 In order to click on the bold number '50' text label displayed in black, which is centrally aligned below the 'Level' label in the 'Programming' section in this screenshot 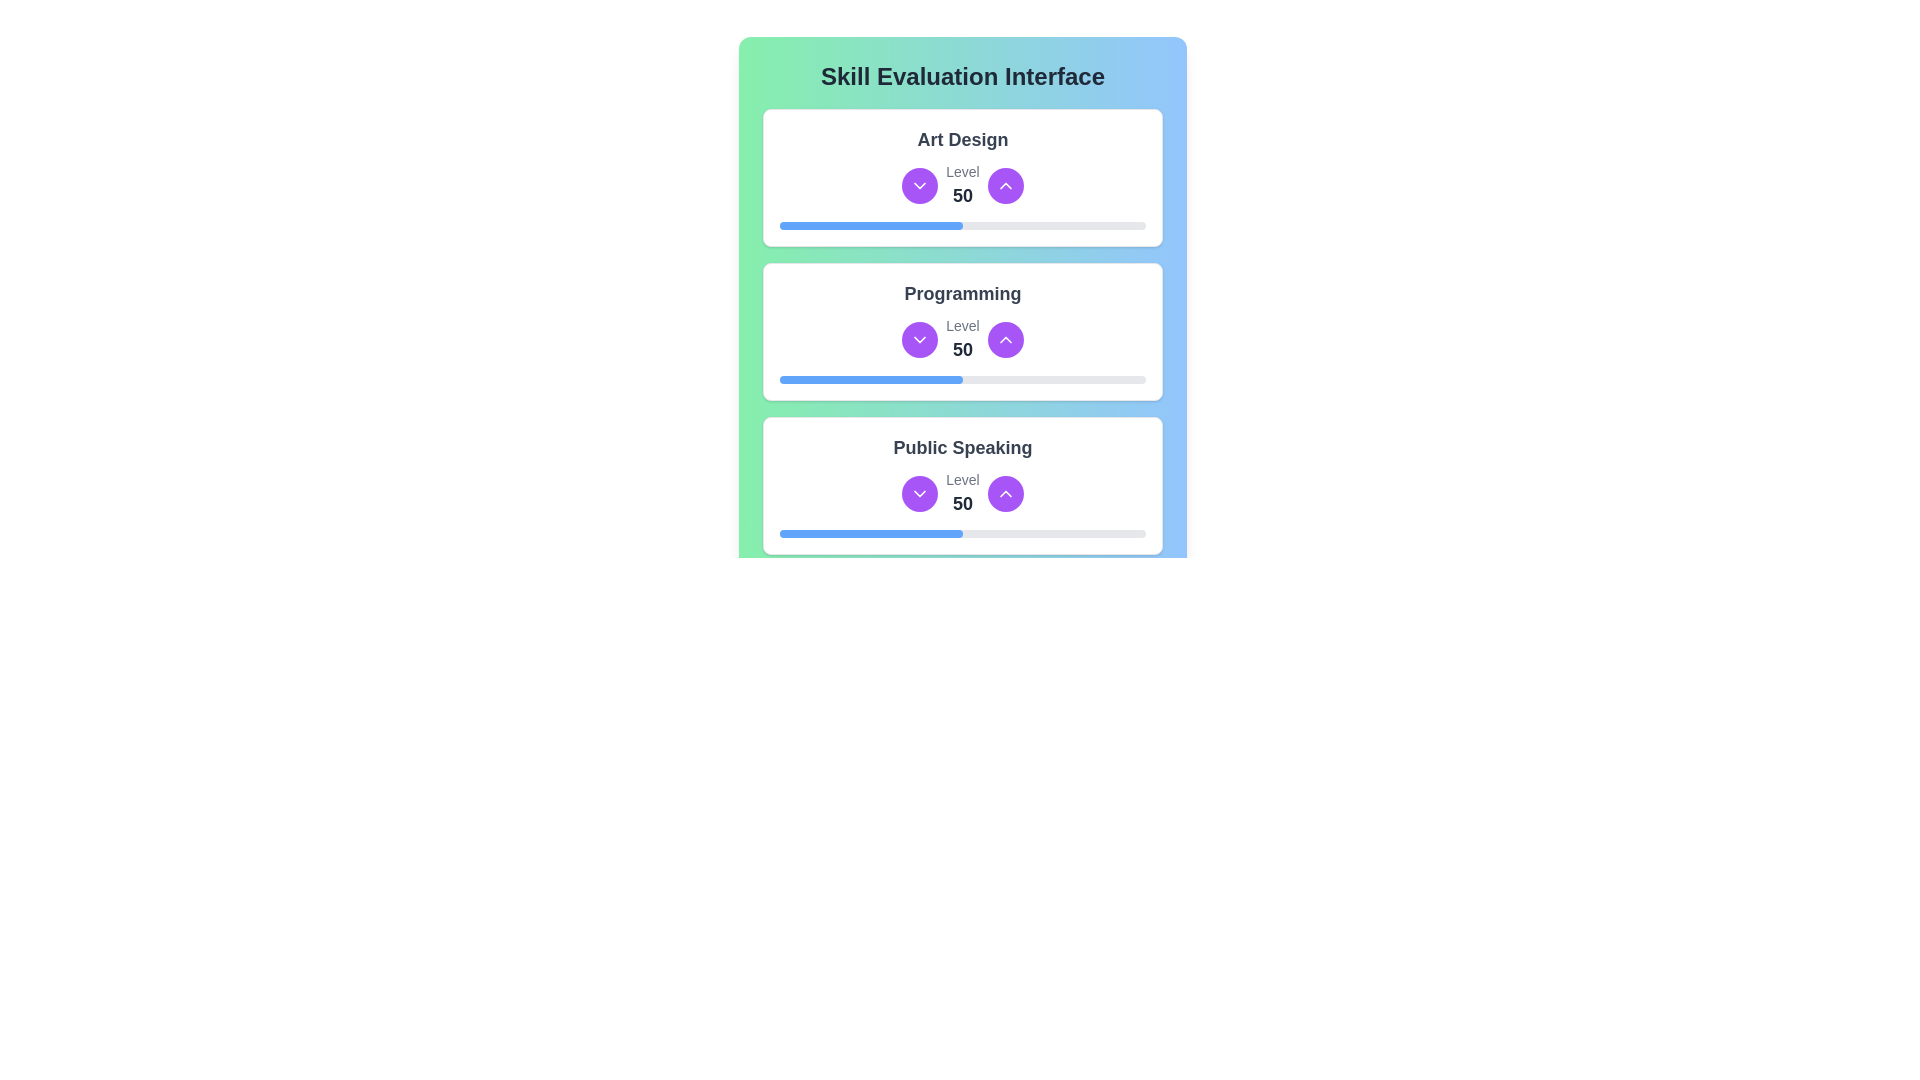, I will do `click(963, 349)`.